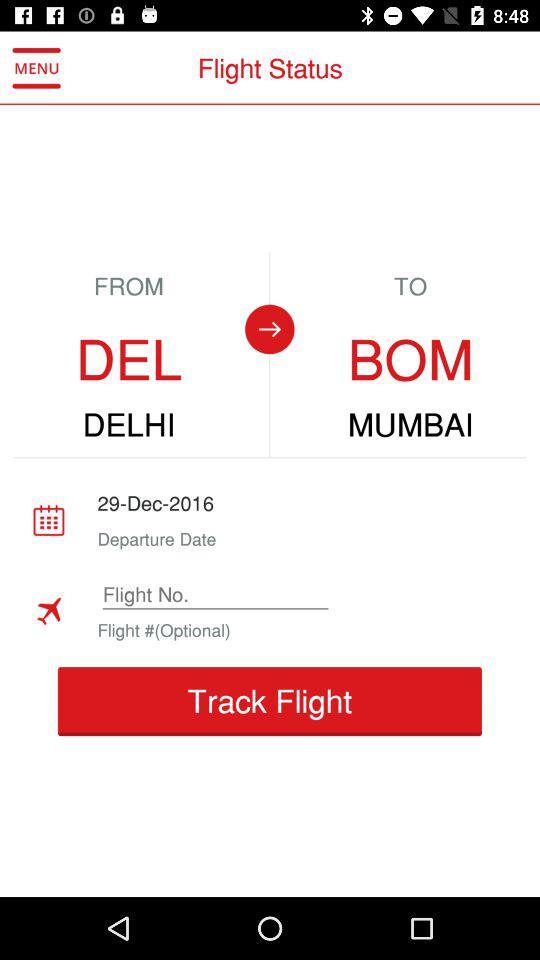  What do you see at coordinates (409, 360) in the screenshot?
I see `icon below to icon` at bounding box center [409, 360].